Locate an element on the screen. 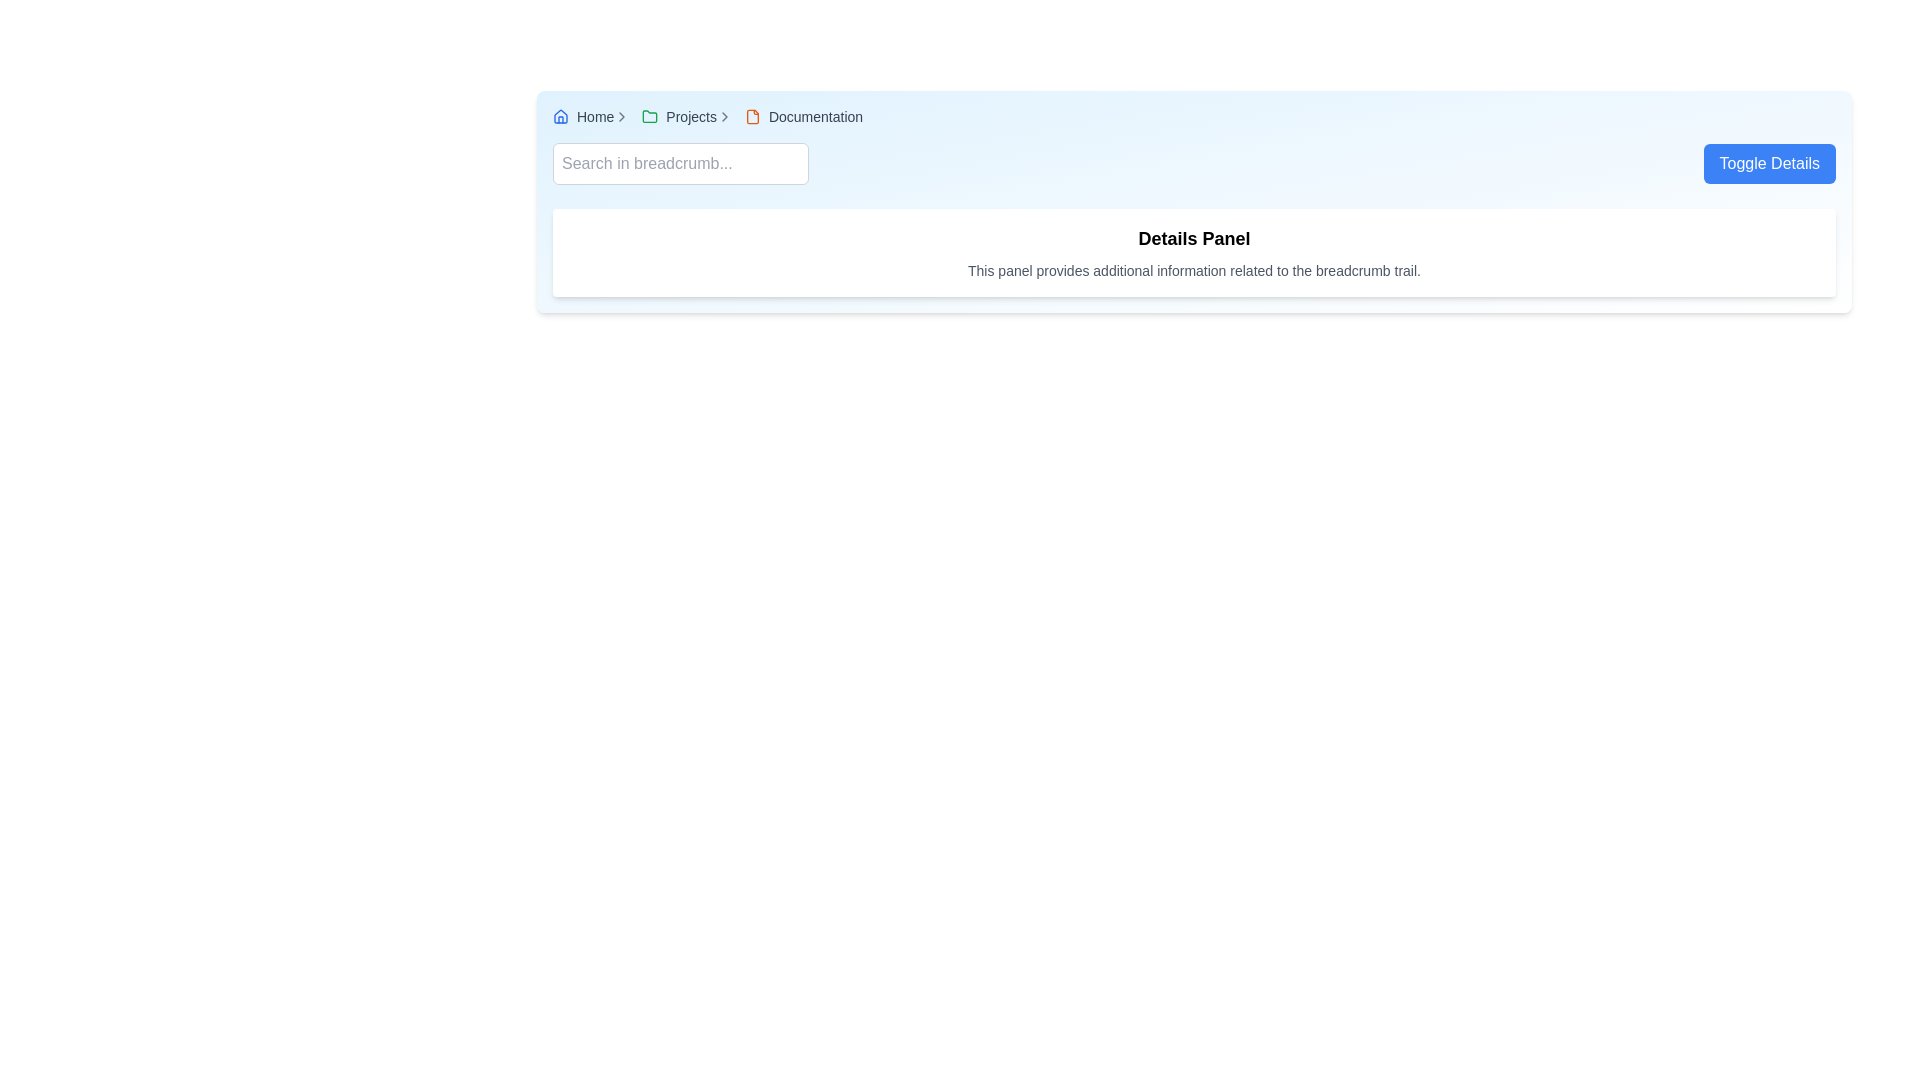 This screenshot has height=1080, width=1920. the 'Projects' icon in the breadcrumb navigation bar, which is visually represented by a graphical folder icon located between the 'Home' and 'Documentation' icons is located at coordinates (650, 116).